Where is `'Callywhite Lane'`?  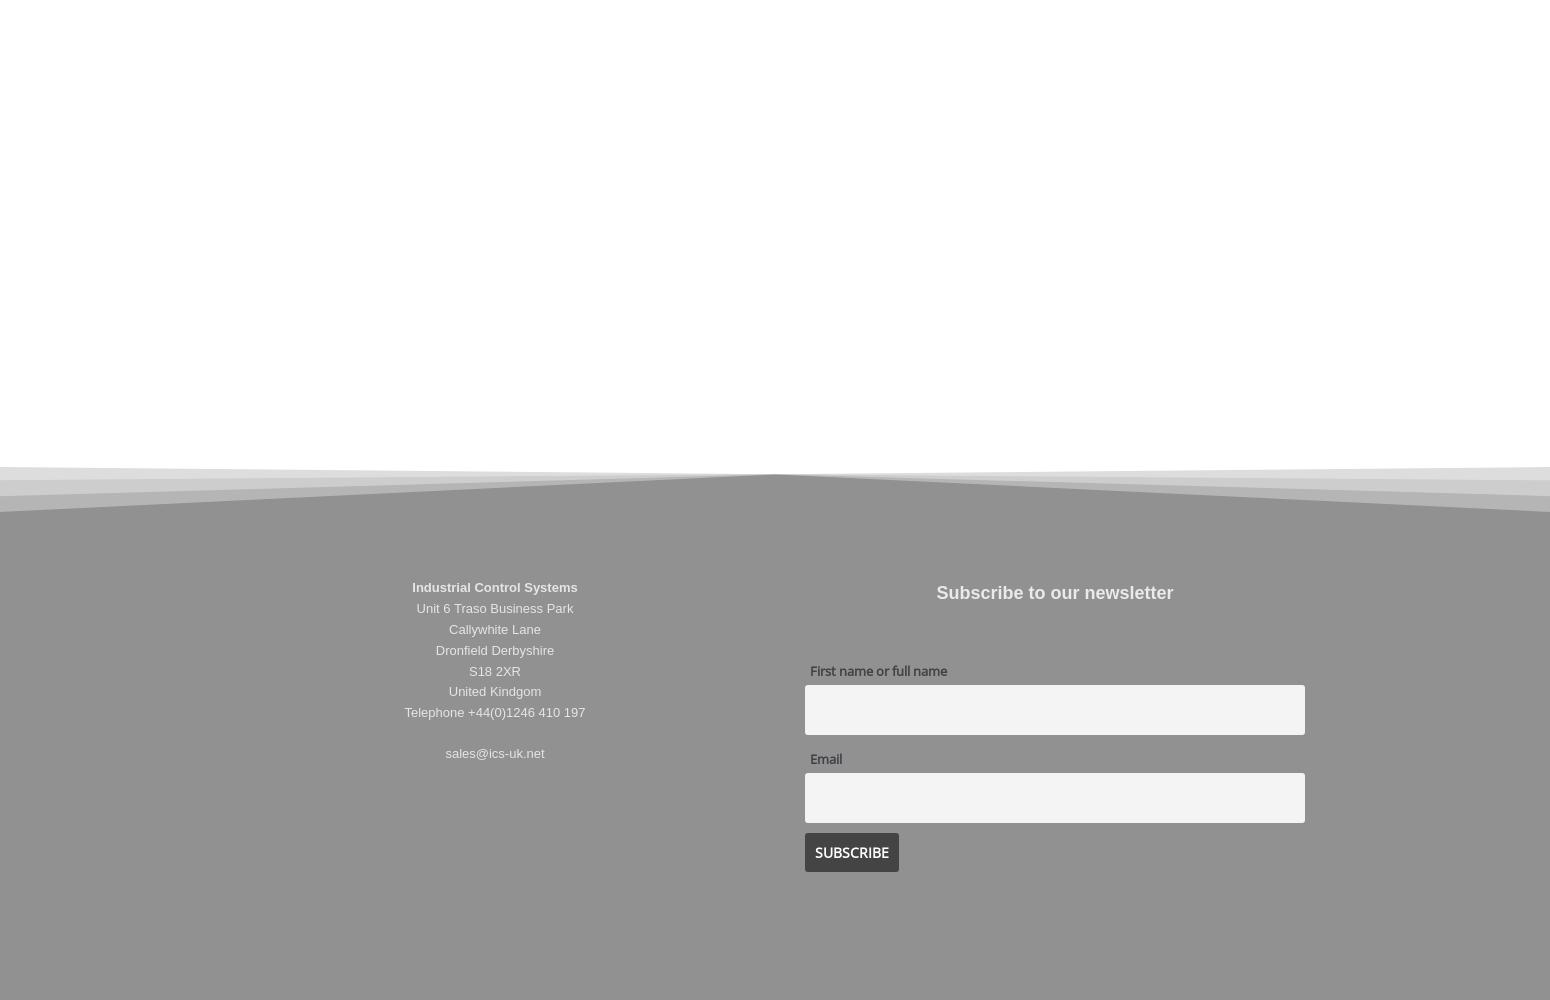 'Callywhite Lane' is located at coordinates (449, 629).